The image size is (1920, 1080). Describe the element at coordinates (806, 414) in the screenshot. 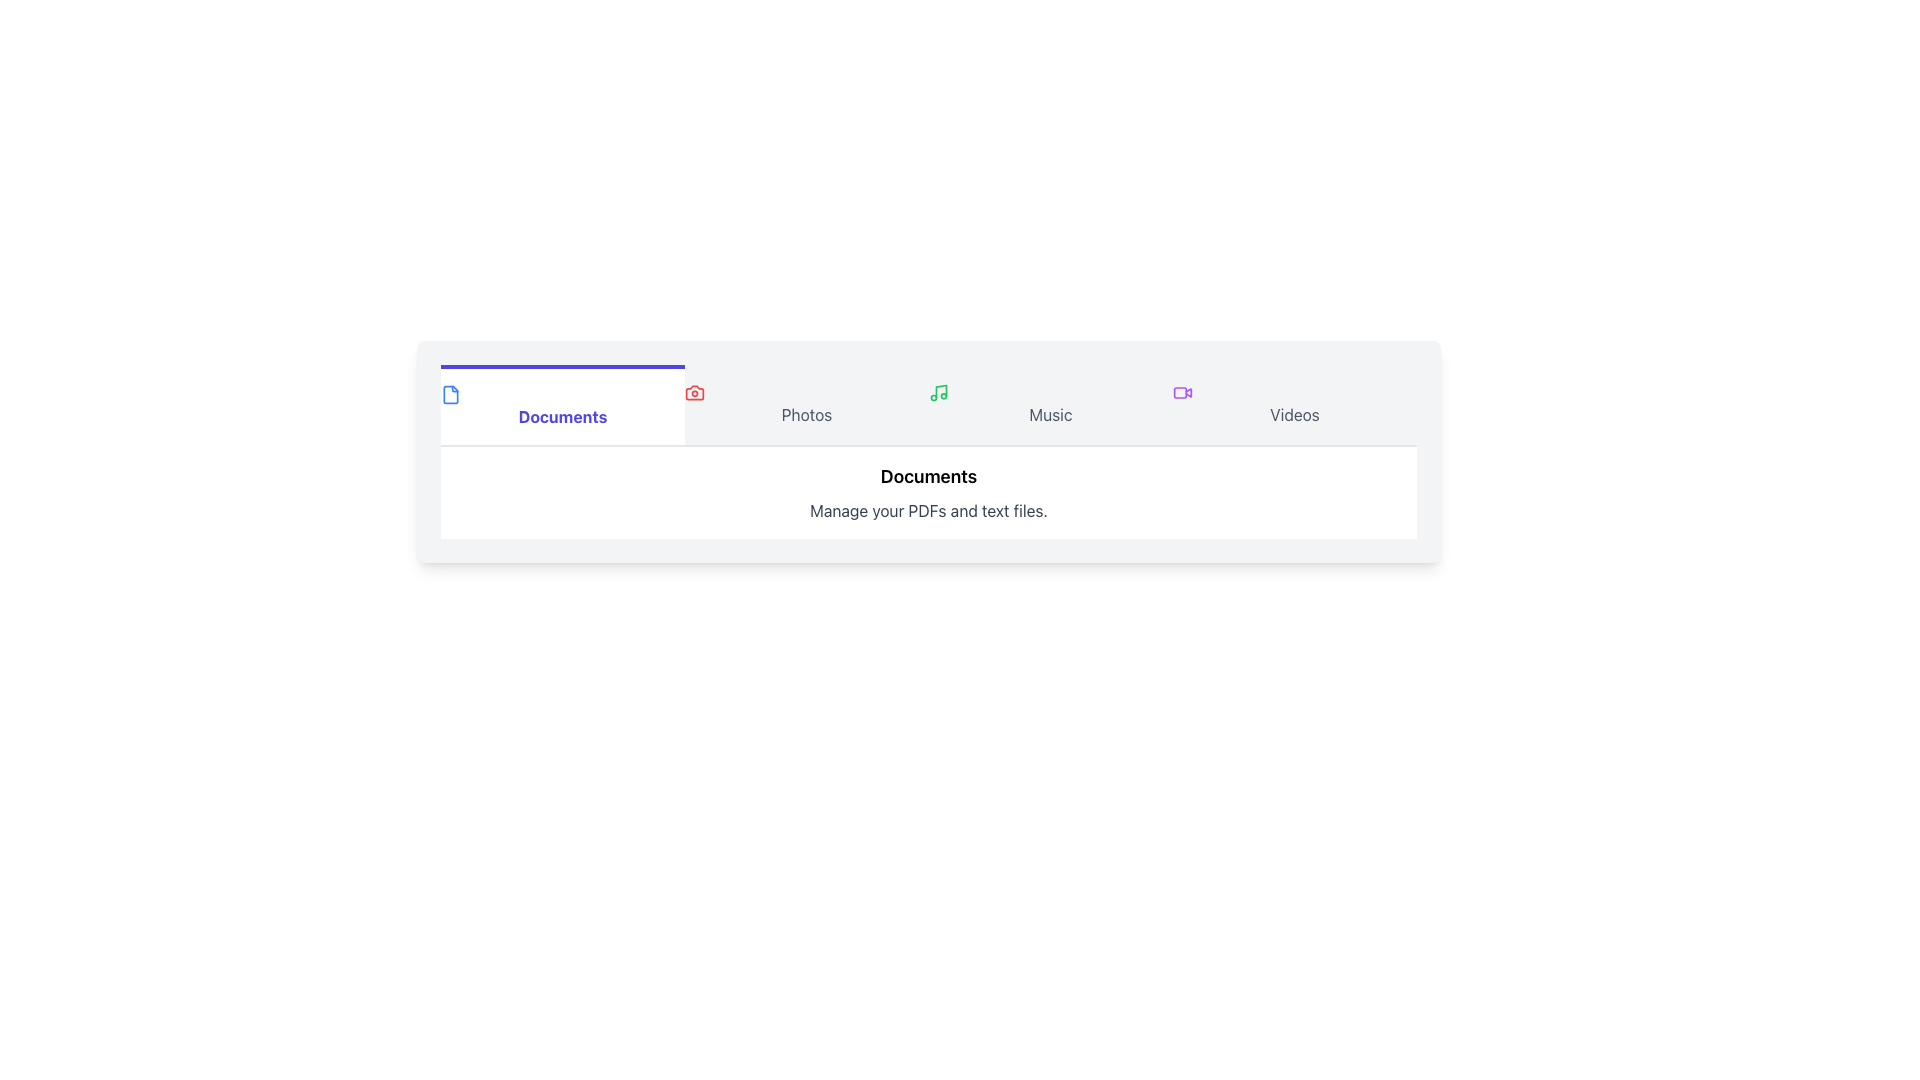

I see `the 'Photos' text label, which is styled in gray and located under the navigation bar` at that location.